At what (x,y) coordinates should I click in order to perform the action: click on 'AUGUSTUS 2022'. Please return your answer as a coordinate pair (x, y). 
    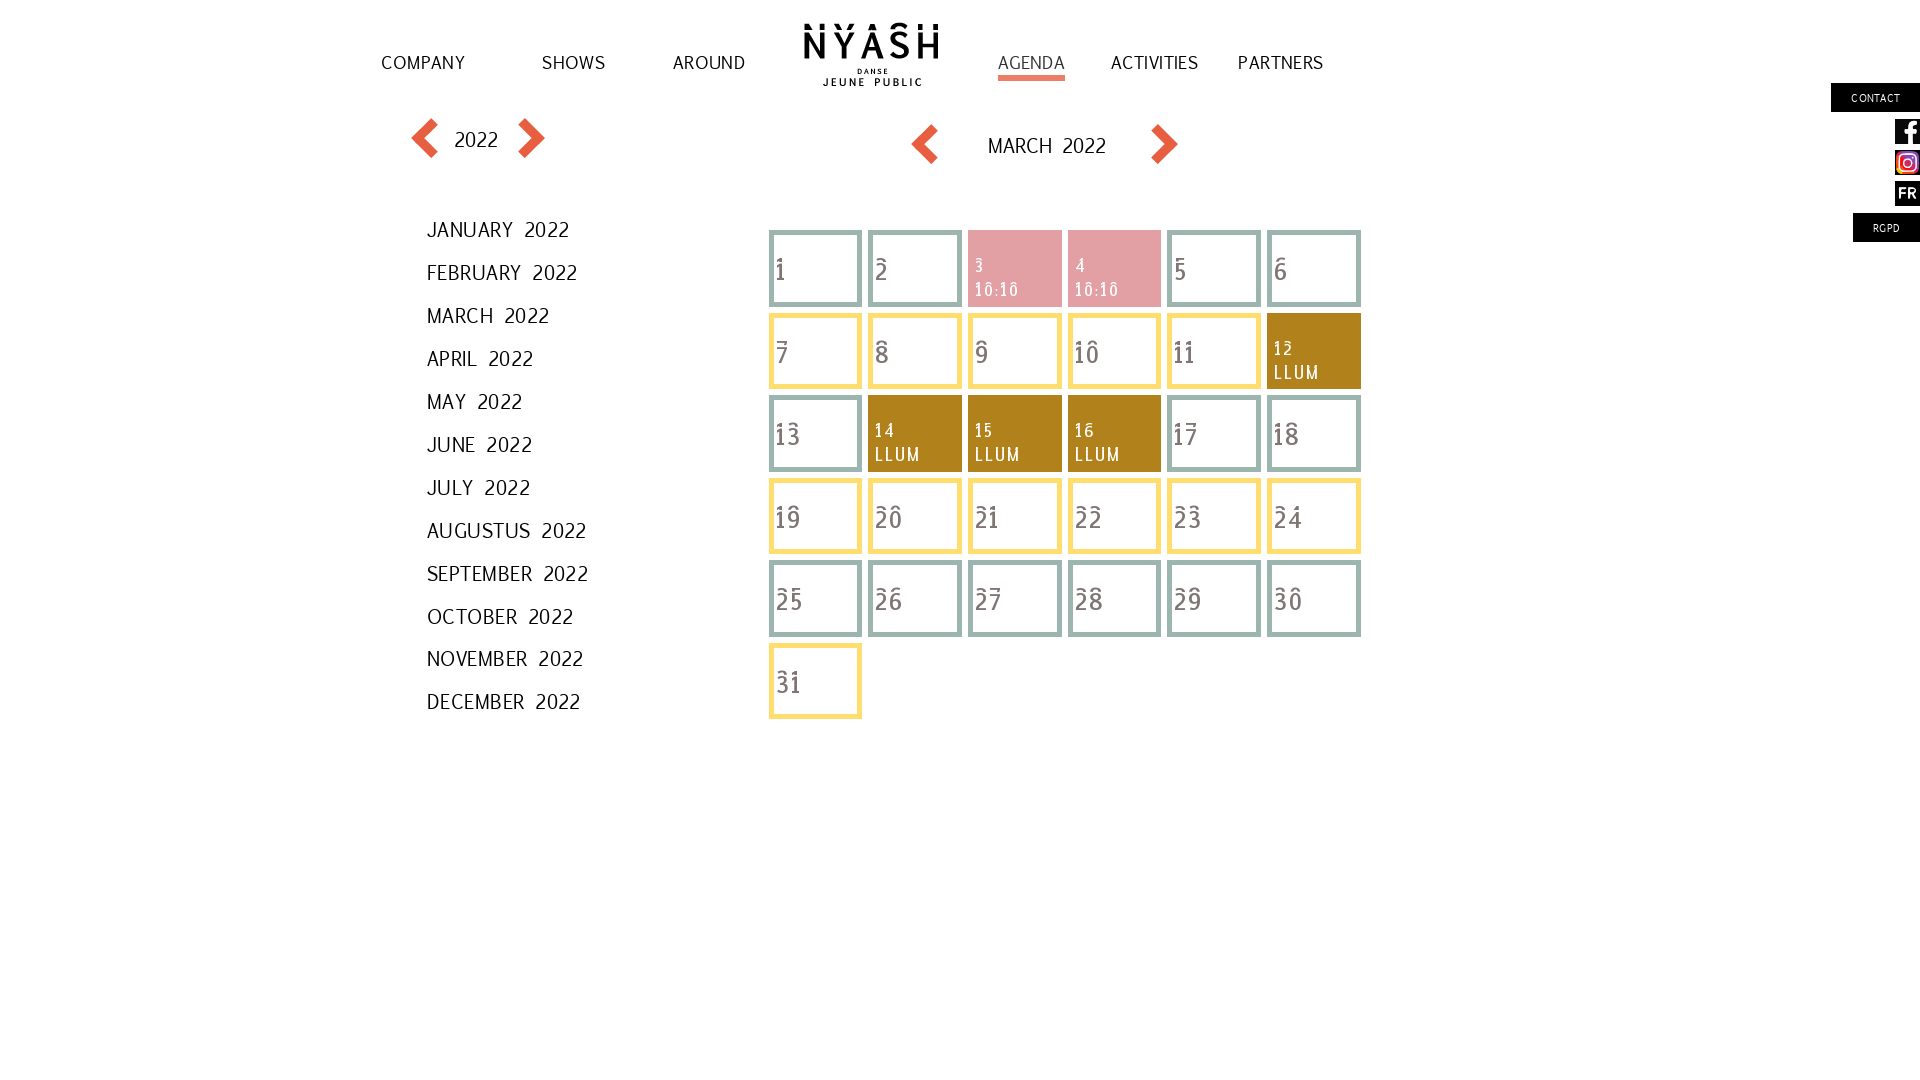
    Looking at the image, I should click on (507, 528).